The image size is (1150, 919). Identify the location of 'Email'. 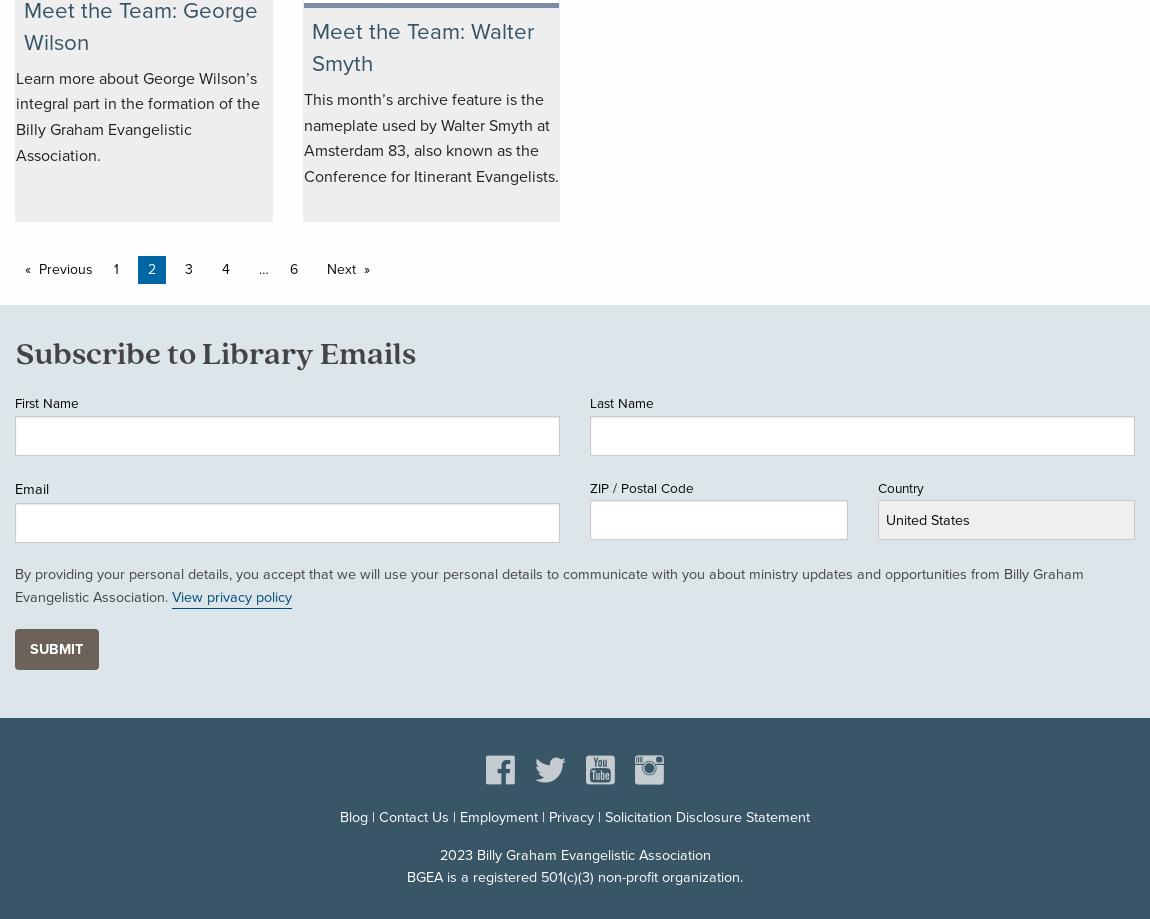
(30, 486).